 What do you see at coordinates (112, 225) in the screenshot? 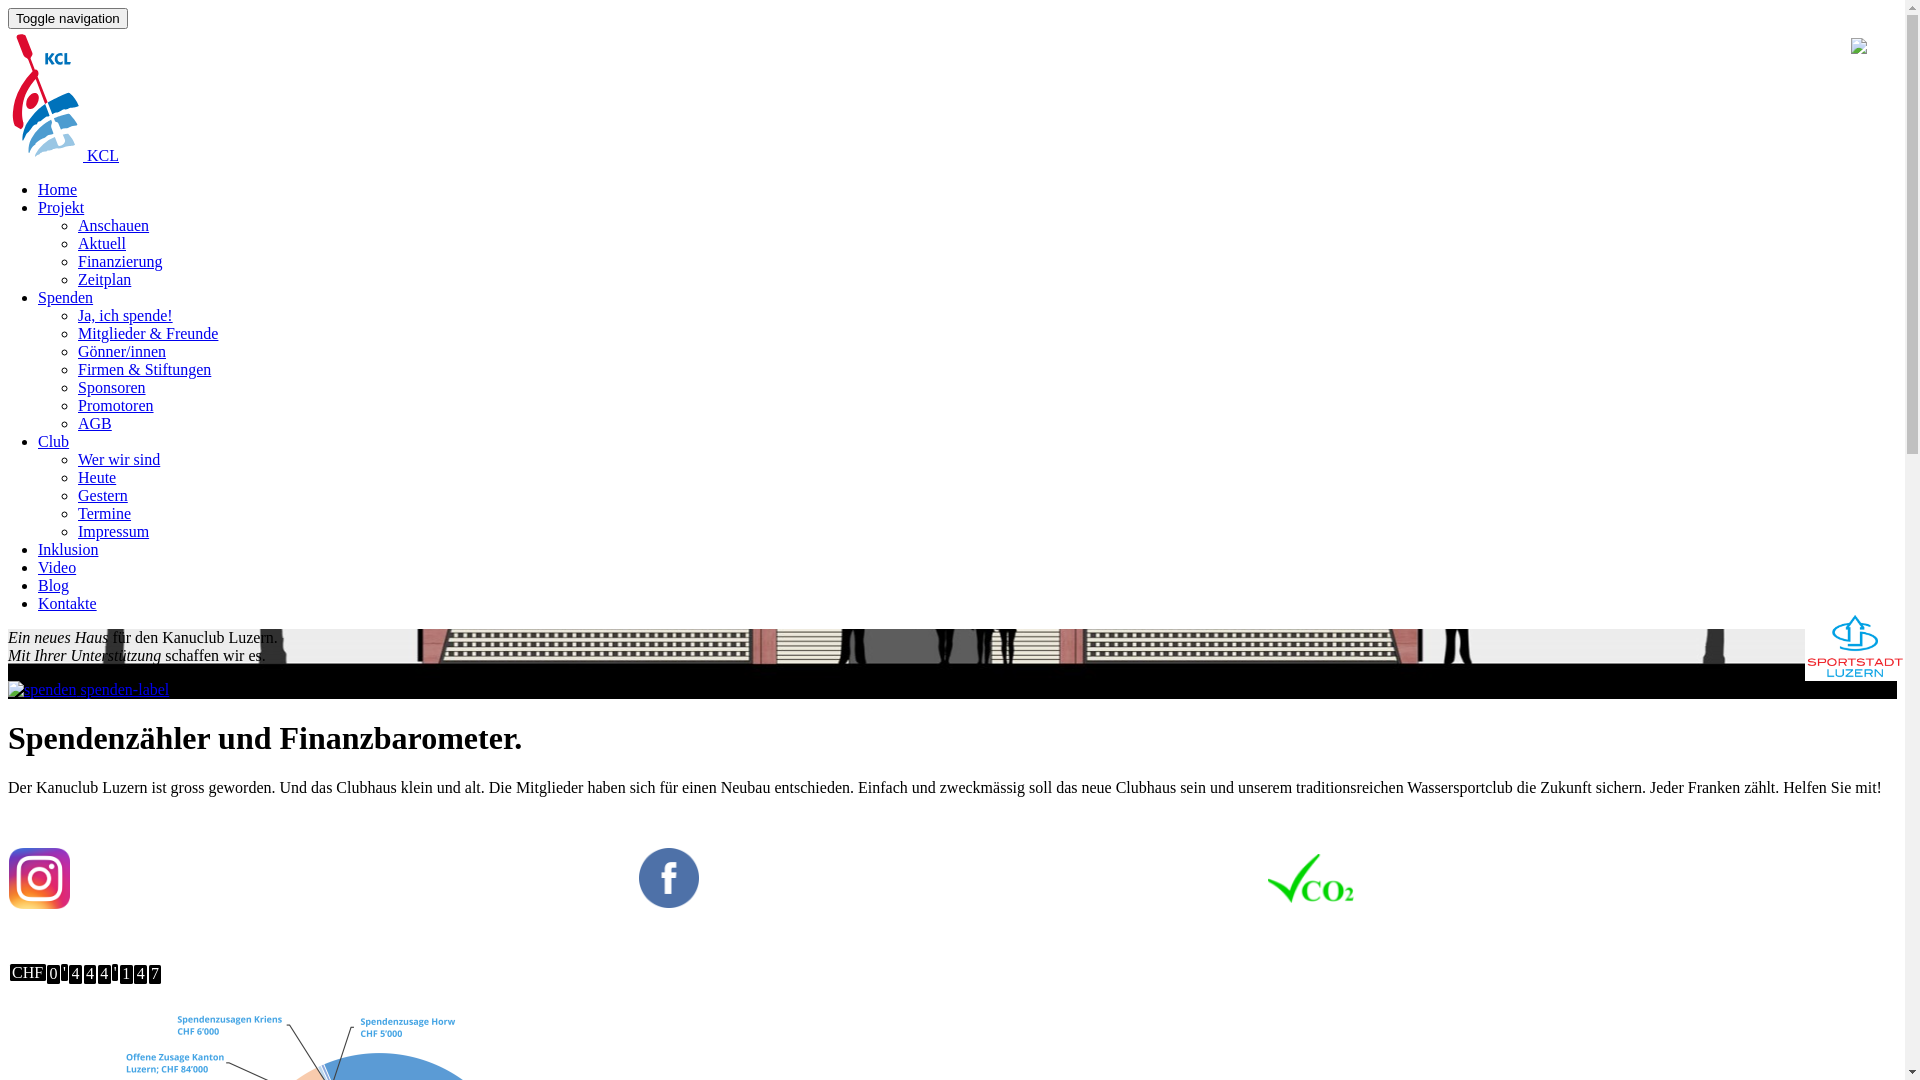
I see `'Anschauen'` at bounding box center [112, 225].